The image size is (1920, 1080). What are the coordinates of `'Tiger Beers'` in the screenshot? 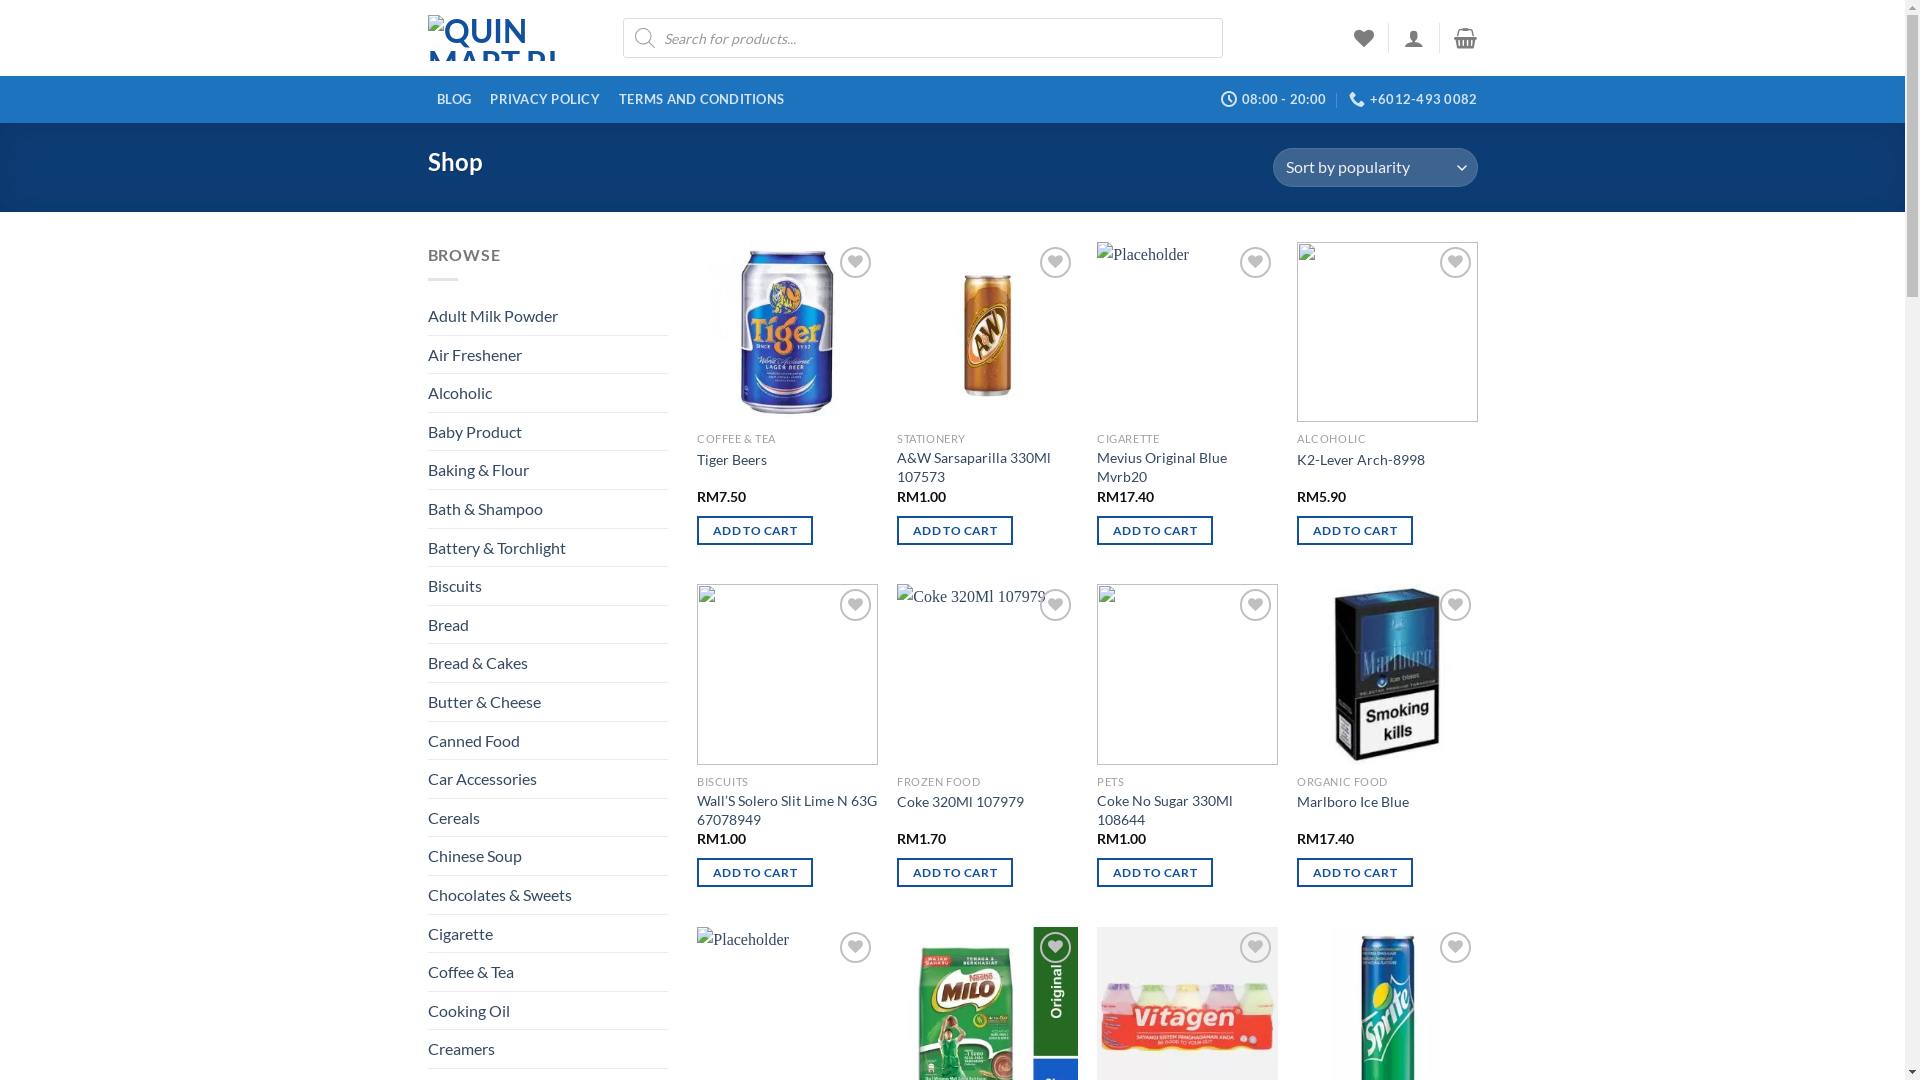 It's located at (696, 460).